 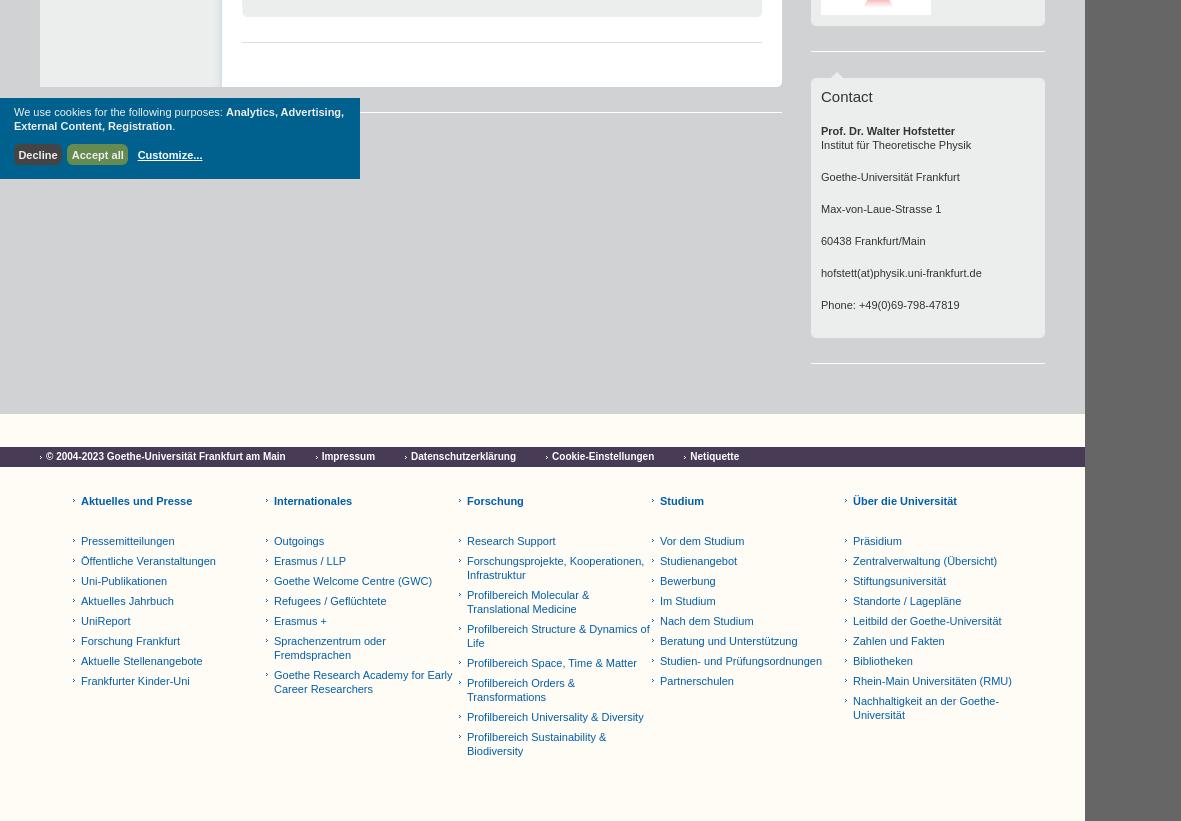 I want to click on 'Erasmus / LLP', so click(x=309, y=559).